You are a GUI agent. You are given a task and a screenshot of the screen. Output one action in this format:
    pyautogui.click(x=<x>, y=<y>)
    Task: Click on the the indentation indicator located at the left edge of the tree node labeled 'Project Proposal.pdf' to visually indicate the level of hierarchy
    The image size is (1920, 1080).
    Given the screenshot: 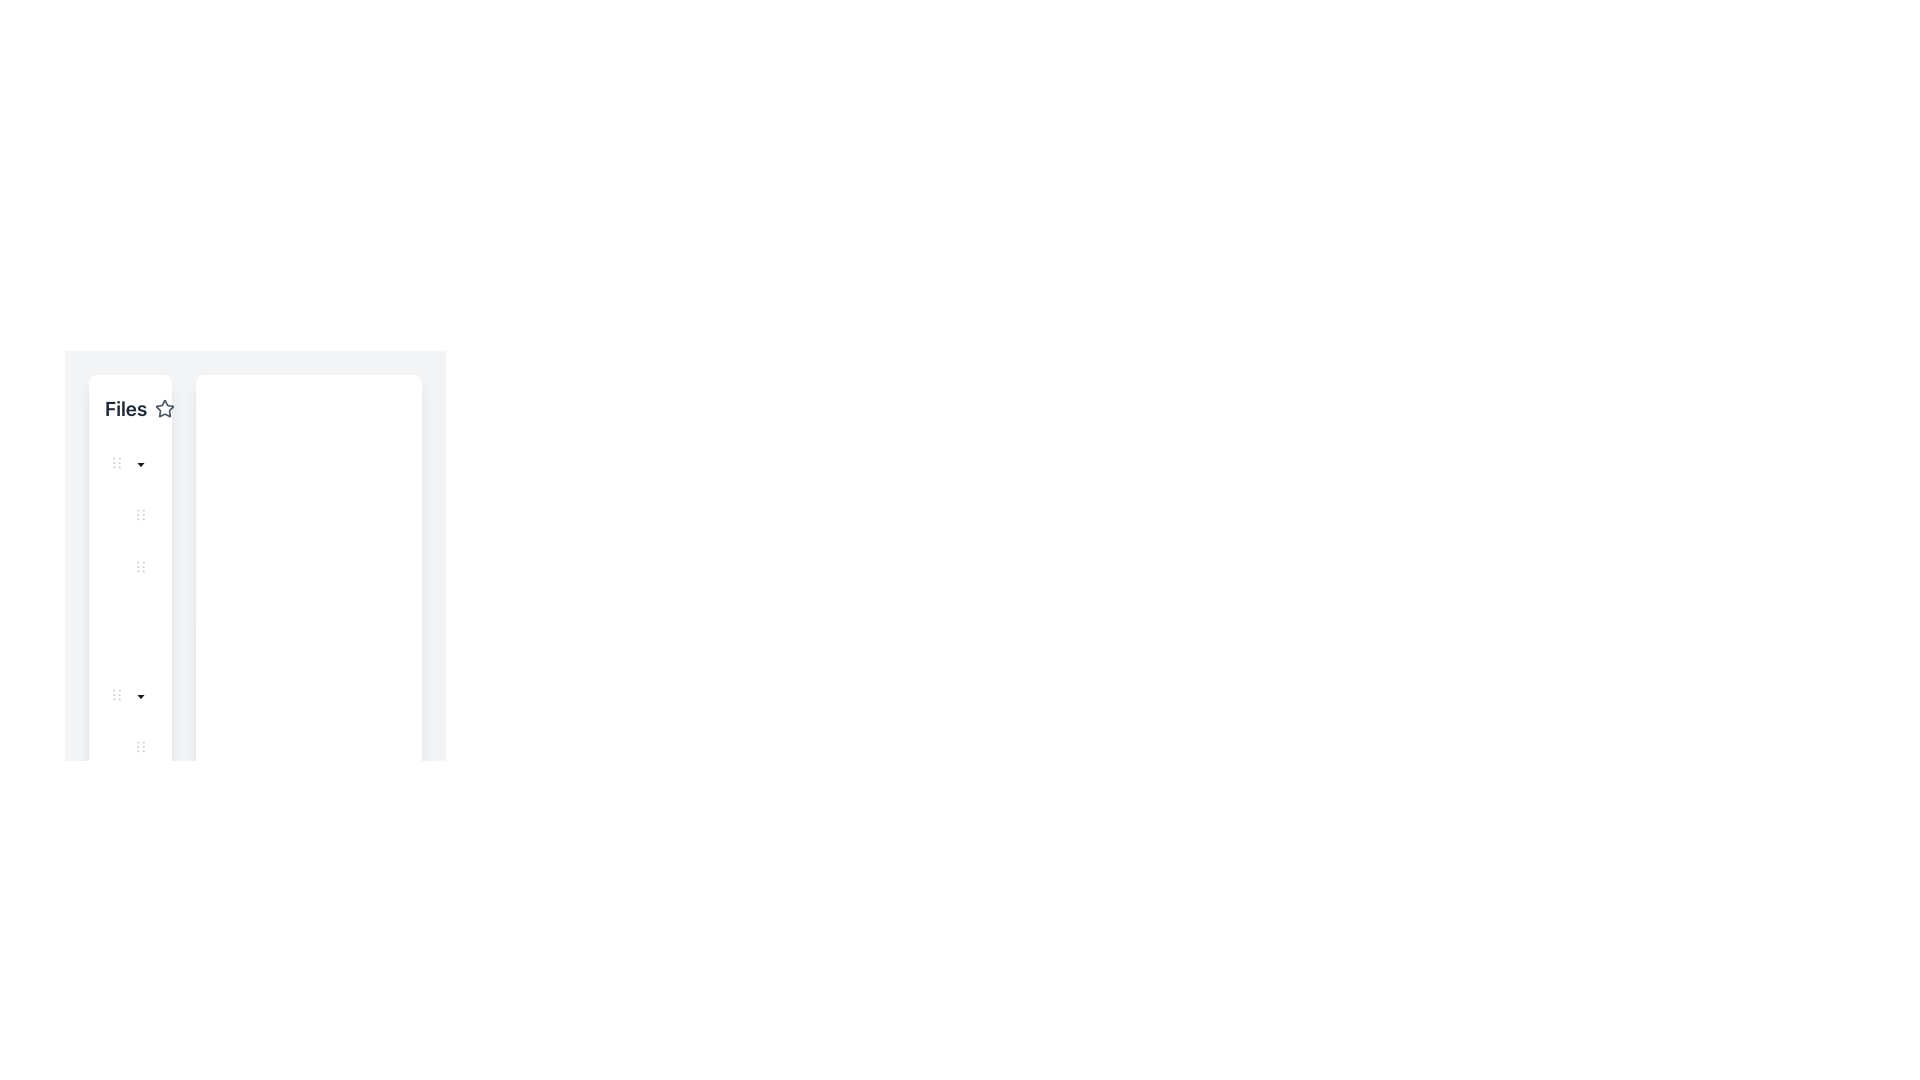 What is the action you would take?
    pyautogui.click(x=115, y=526)
    